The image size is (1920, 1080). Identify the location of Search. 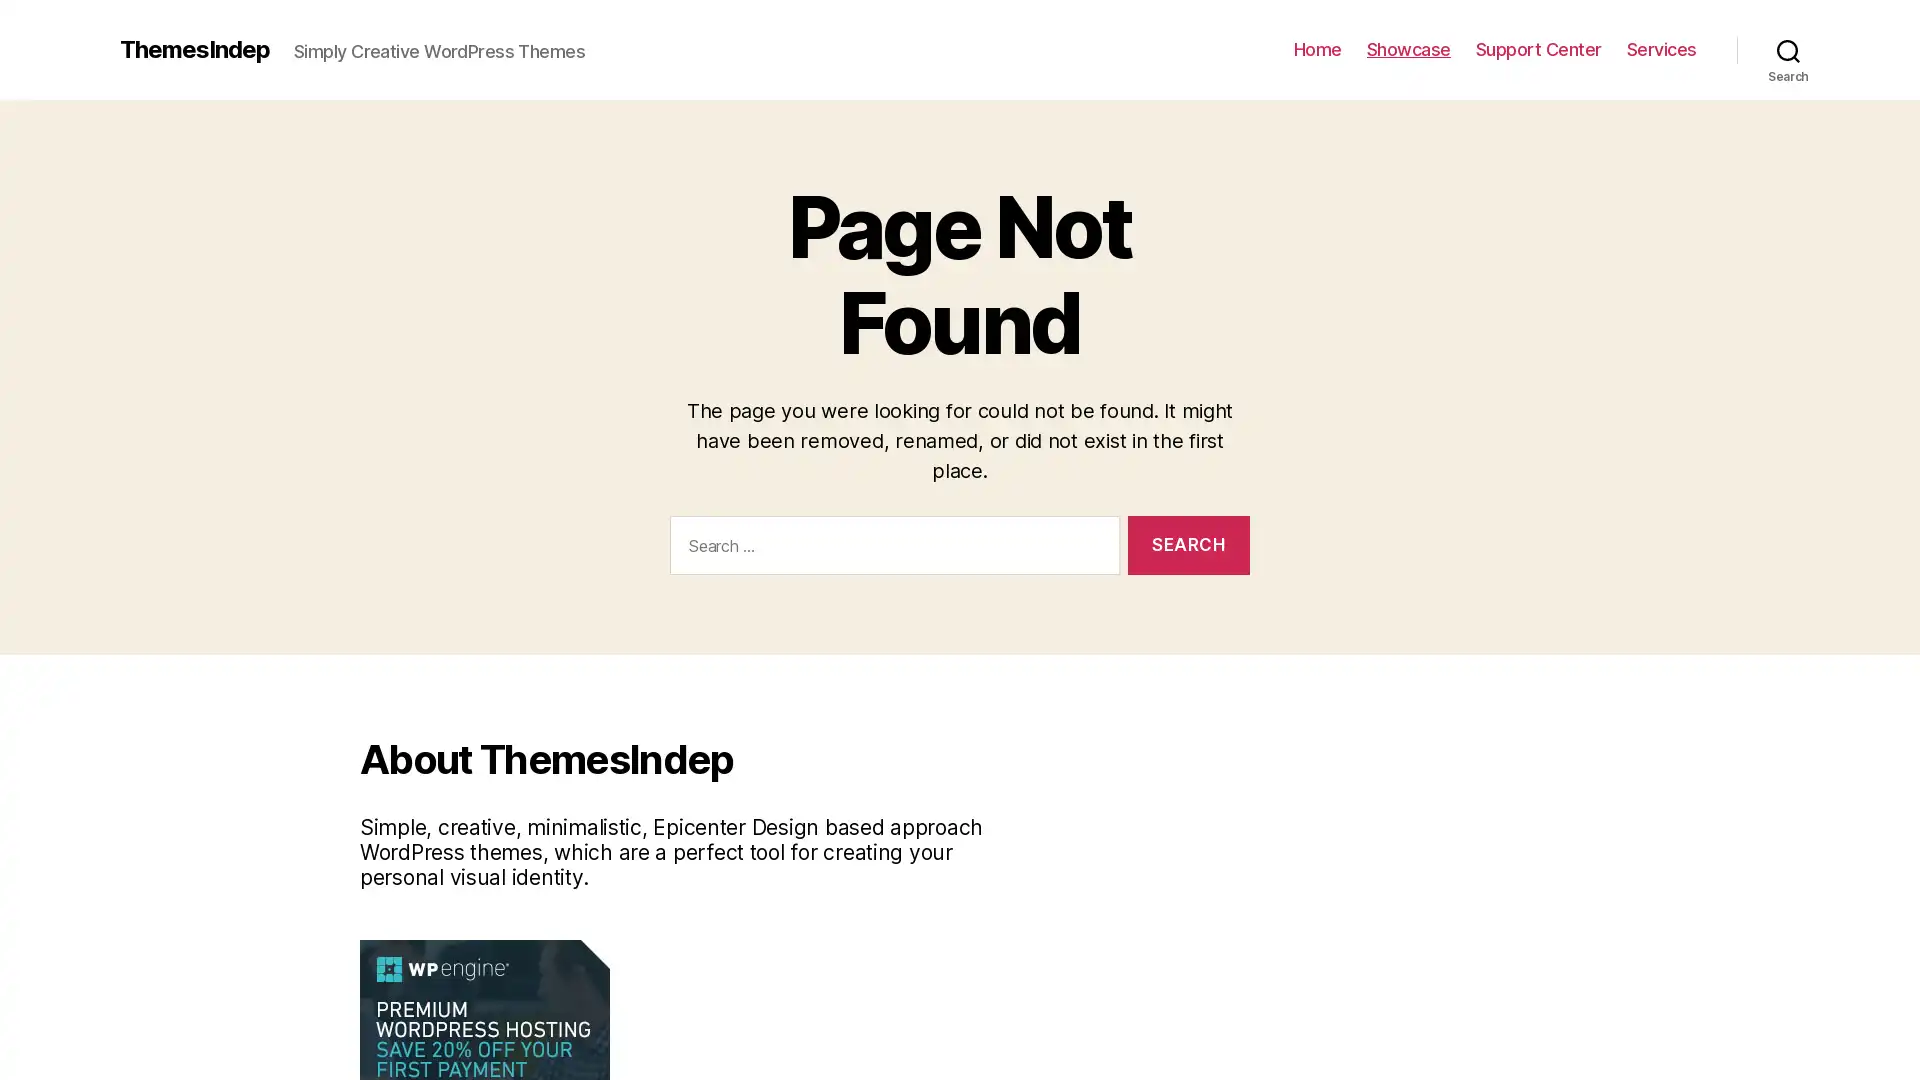
(1788, 49).